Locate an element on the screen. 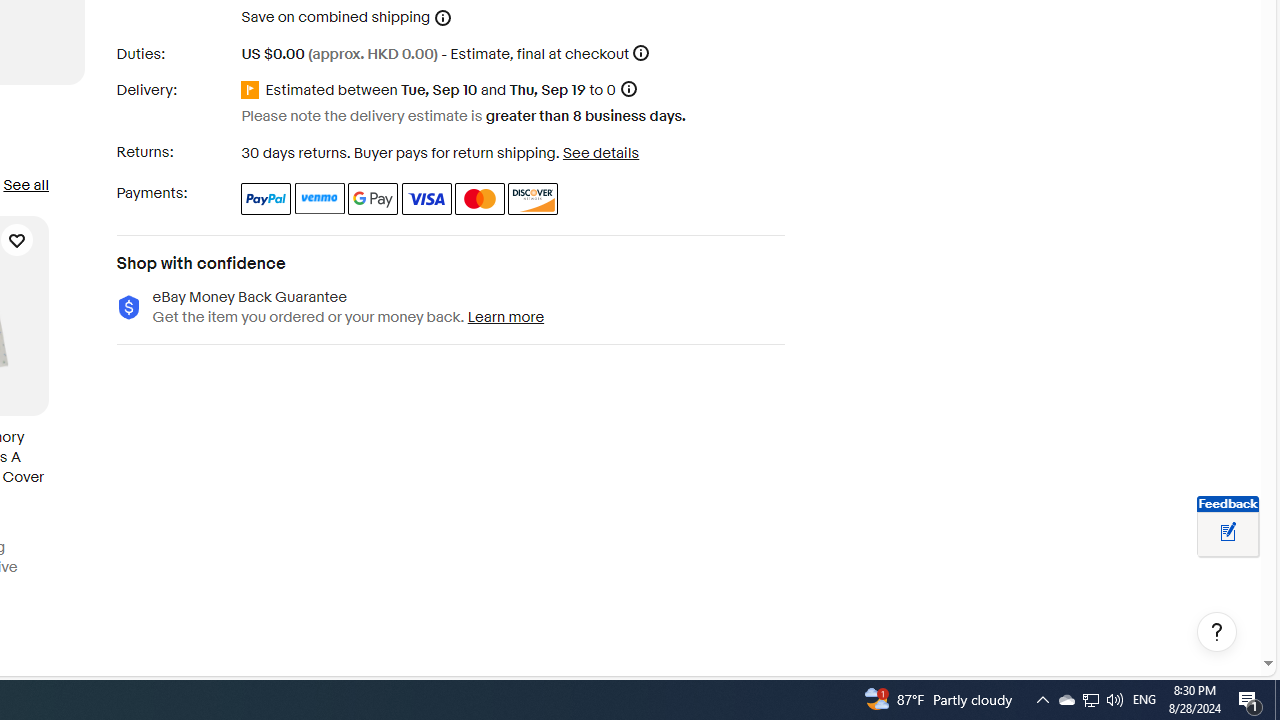 This screenshot has height=720, width=1280. 'Discover' is located at coordinates (533, 198).